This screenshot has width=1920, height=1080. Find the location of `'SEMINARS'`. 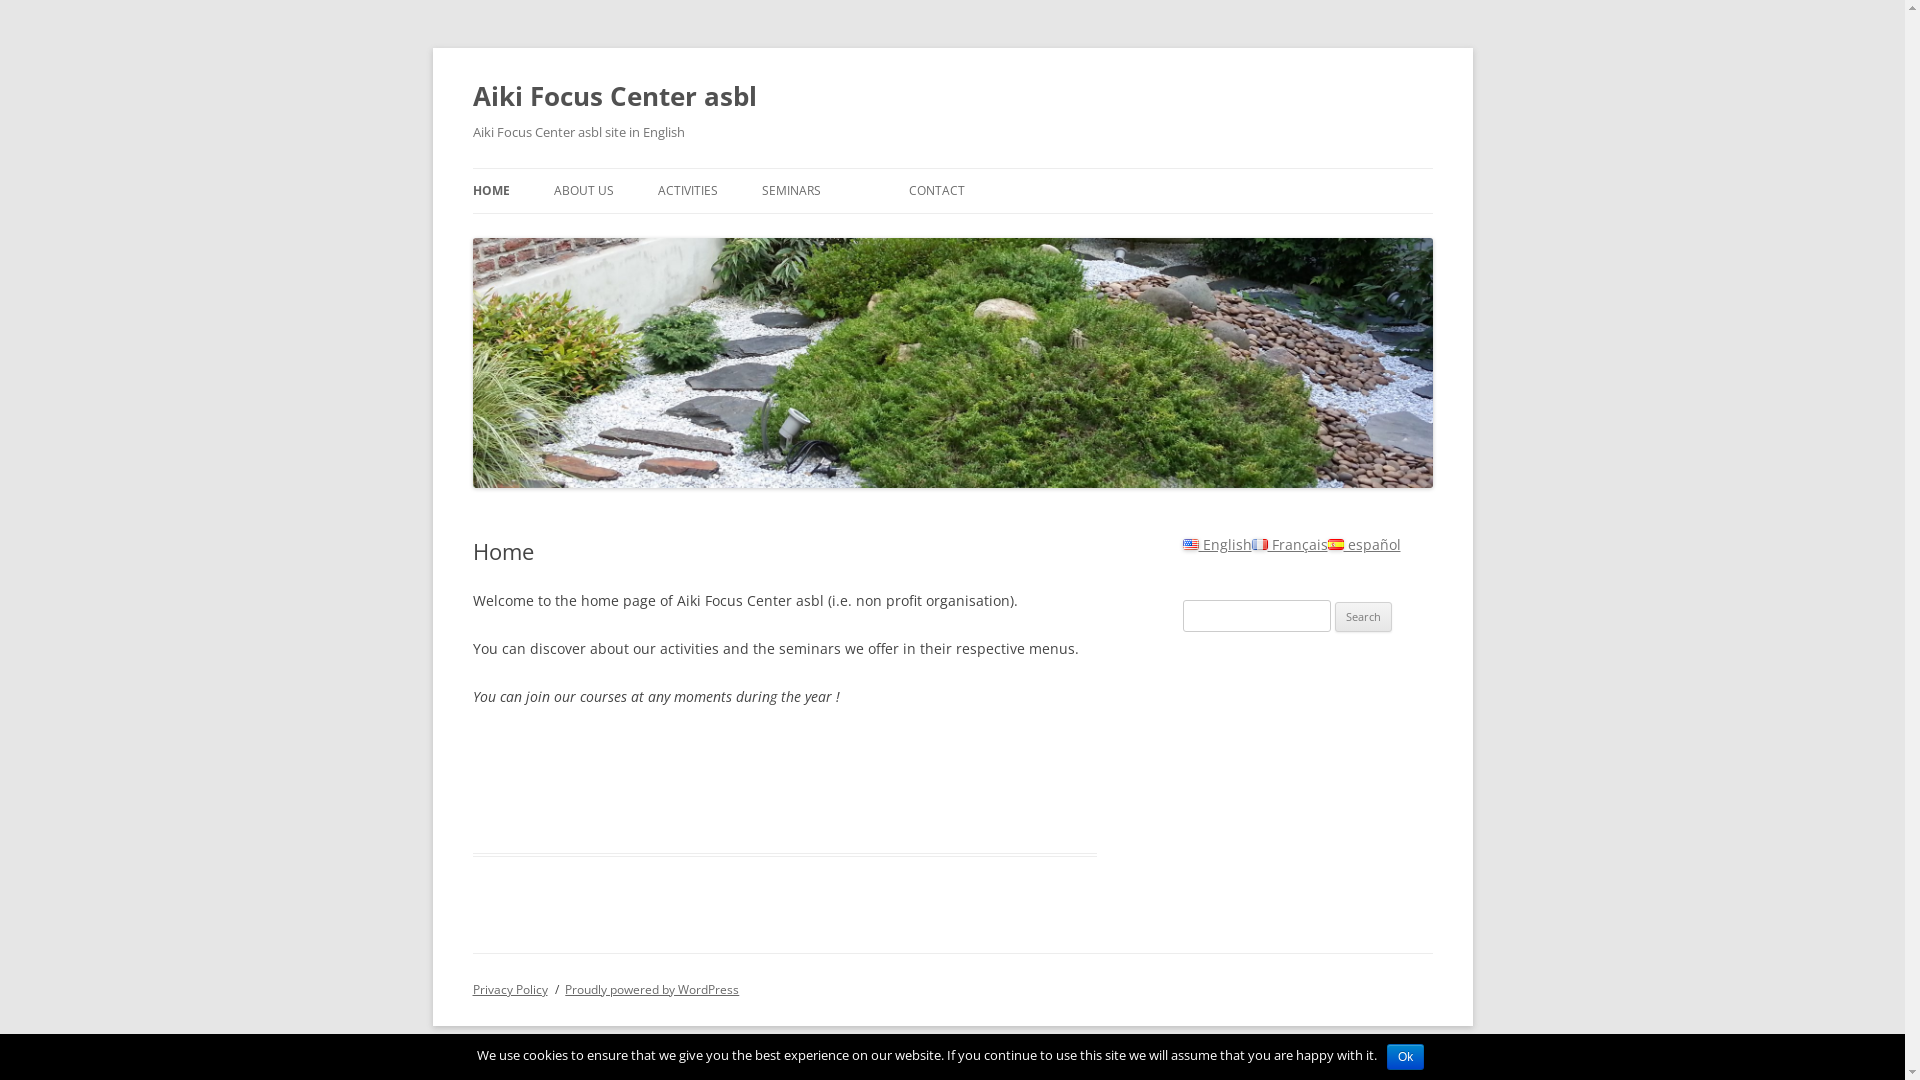

'SEMINARS' is located at coordinates (790, 191).